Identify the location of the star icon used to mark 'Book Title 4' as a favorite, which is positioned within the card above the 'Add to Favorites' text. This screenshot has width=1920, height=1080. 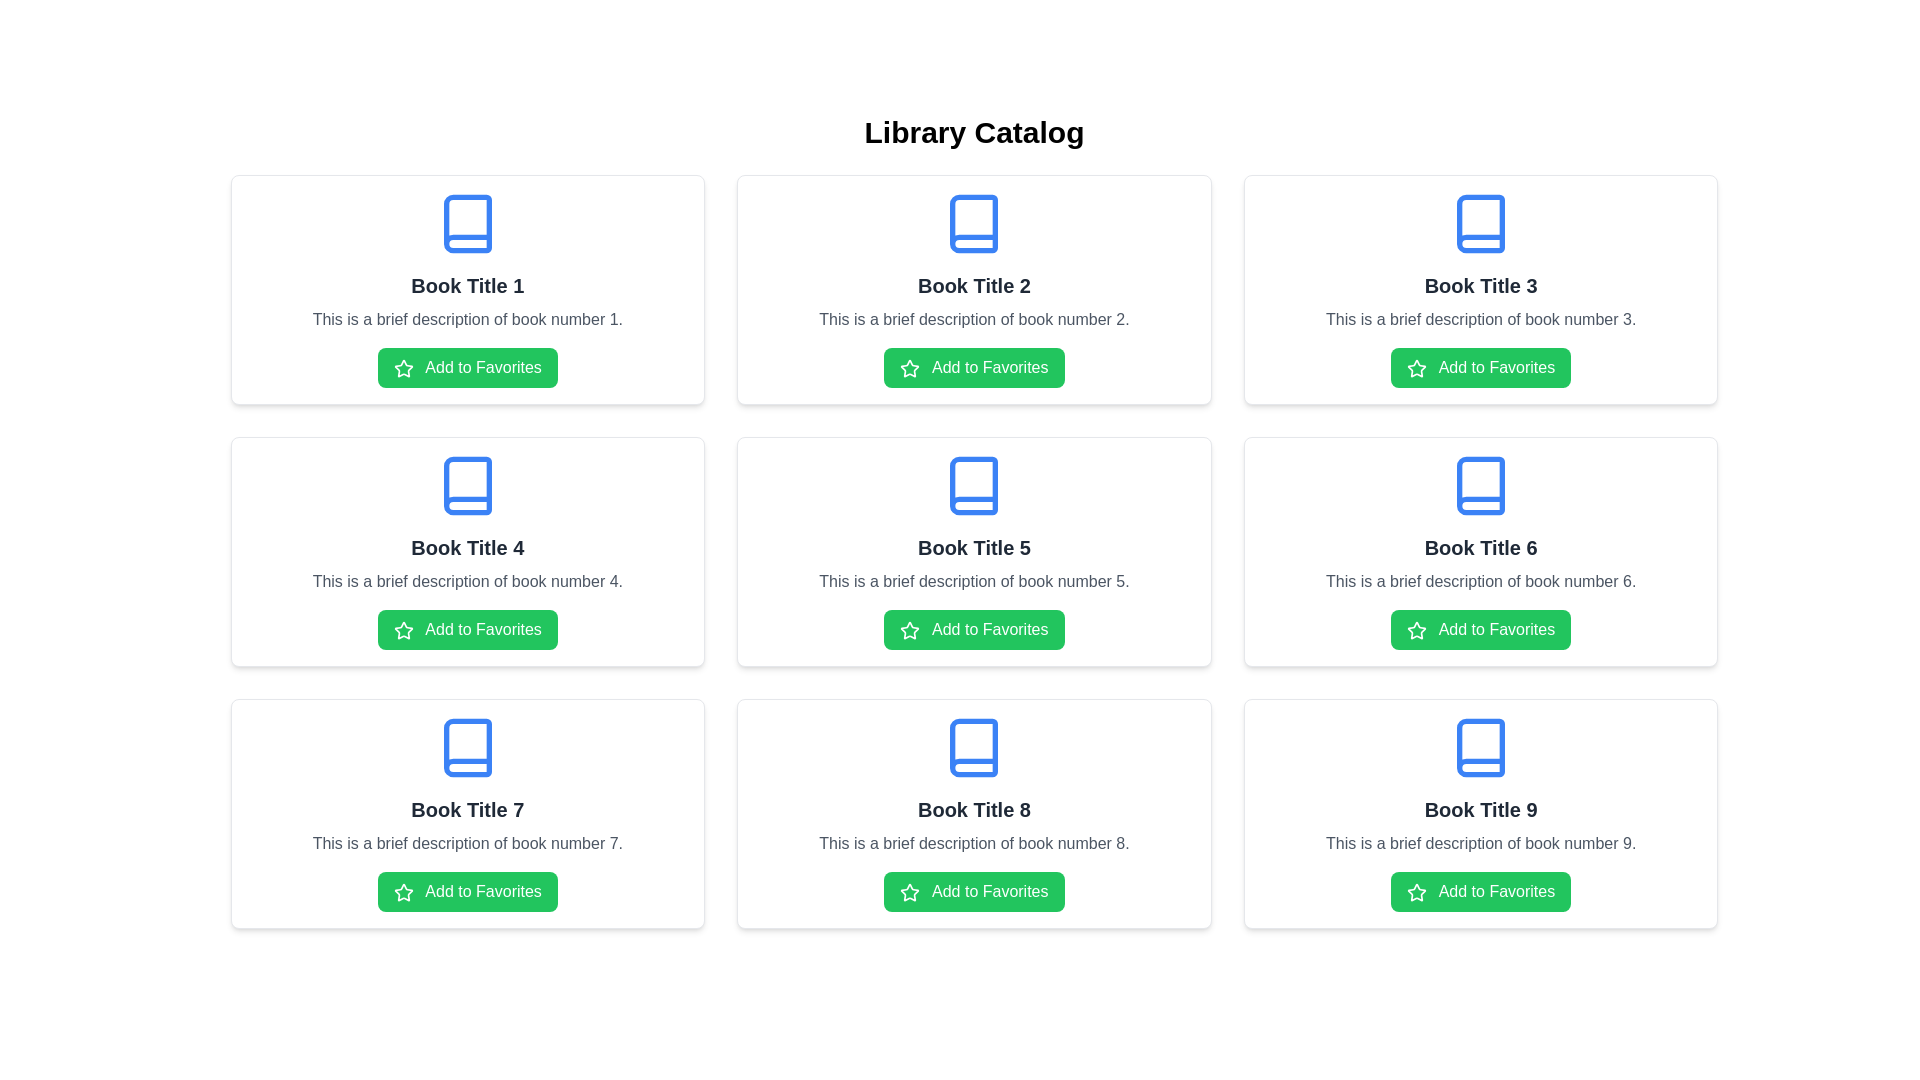
(402, 630).